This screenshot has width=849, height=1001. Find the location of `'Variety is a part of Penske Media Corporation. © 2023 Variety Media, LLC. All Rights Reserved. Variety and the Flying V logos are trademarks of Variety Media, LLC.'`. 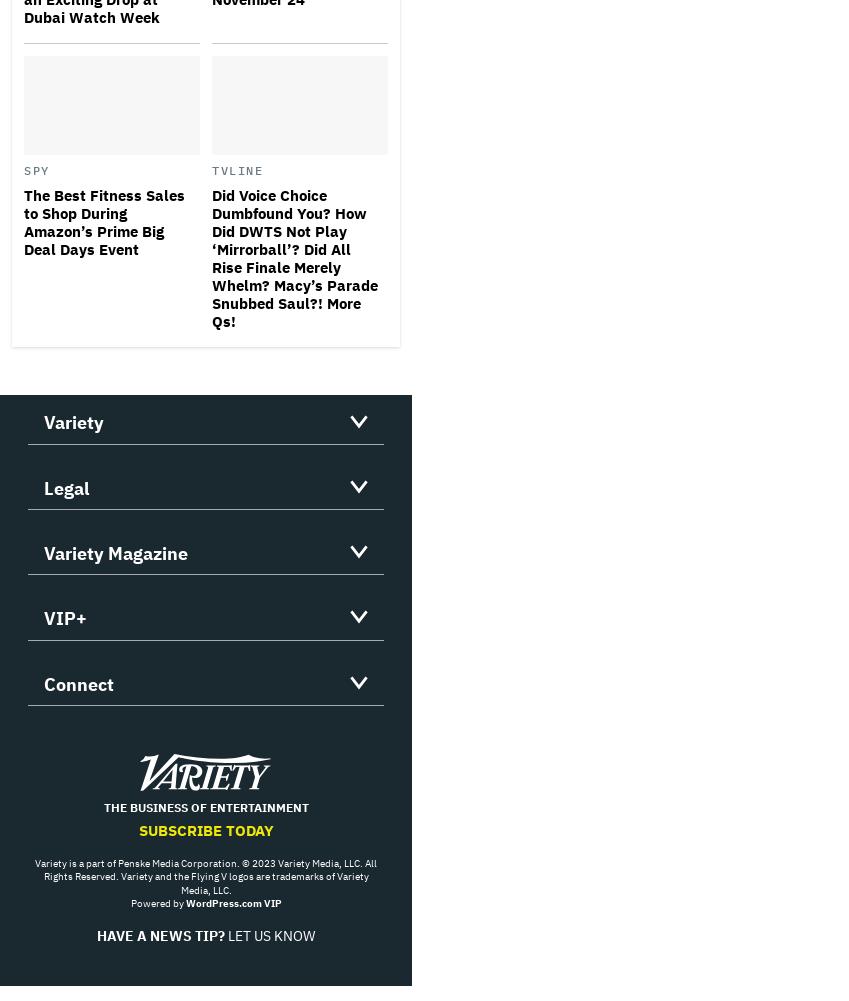

'Variety is a part of Penske Media Corporation. © 2023 Variety Media, LLC. All Rights Reserved. Variety and the Flying V logos are trademarks of Variety Media, LLC.' is located at coordinates (204, 875).